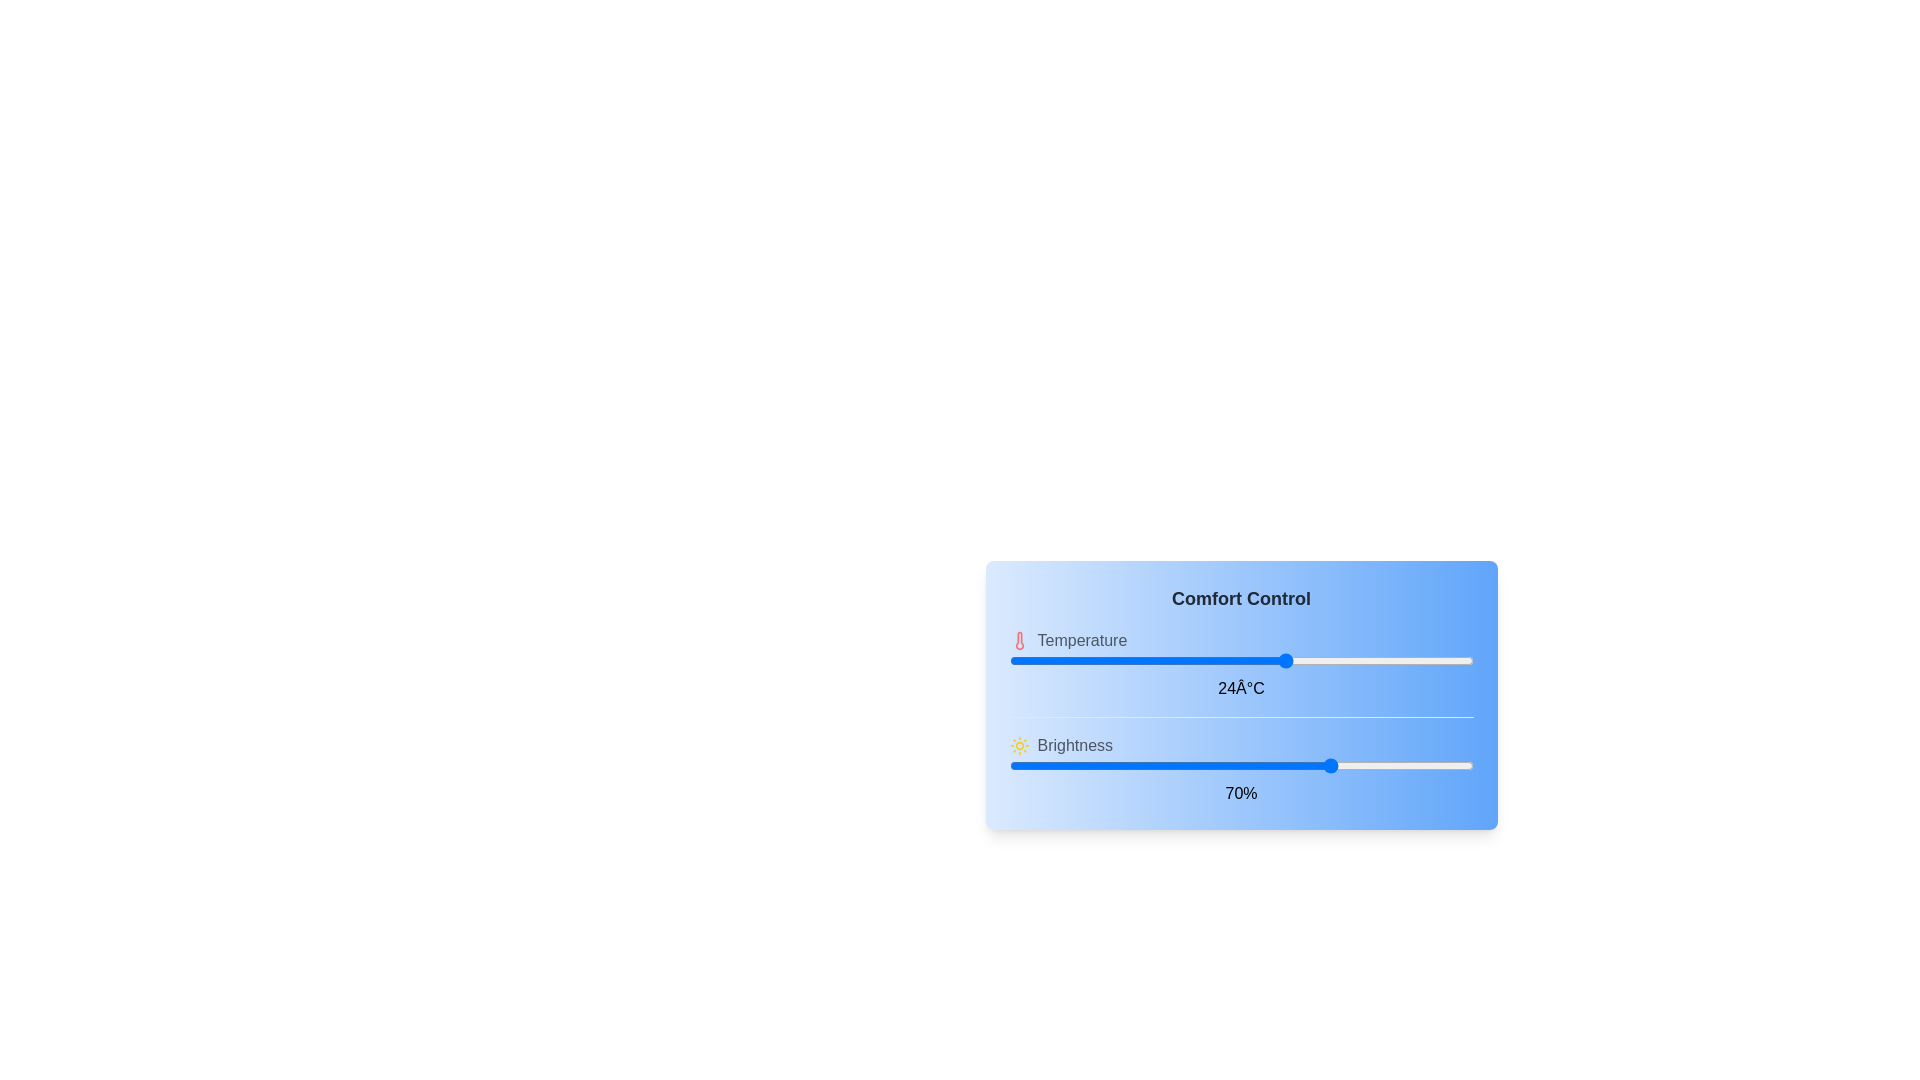 The image size is (1920, 1080). I want to click on the temperature slider to set the temperature to 0°C, so click(1009, 660).